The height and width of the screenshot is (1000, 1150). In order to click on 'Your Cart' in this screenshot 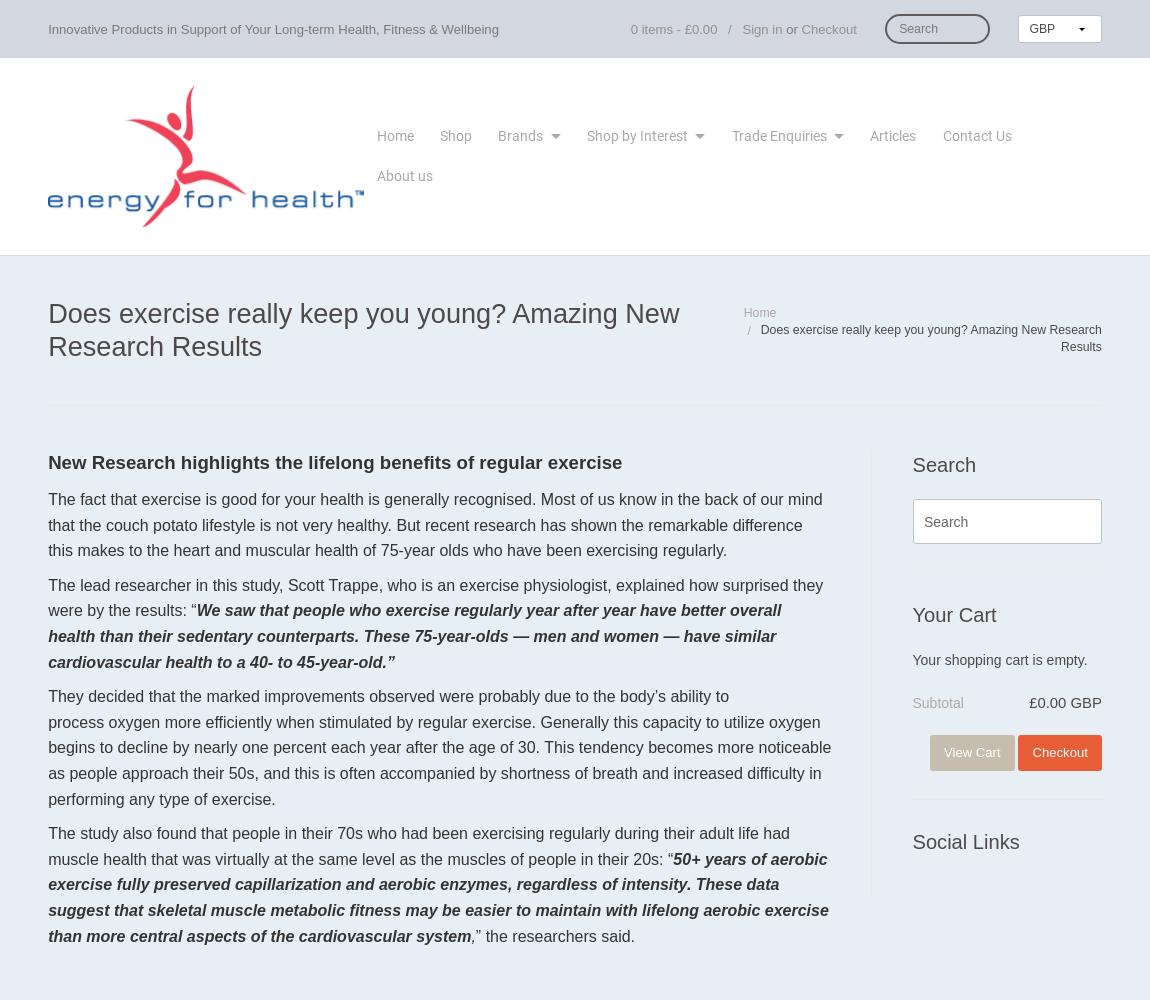, I will do `click(954, 613)`.